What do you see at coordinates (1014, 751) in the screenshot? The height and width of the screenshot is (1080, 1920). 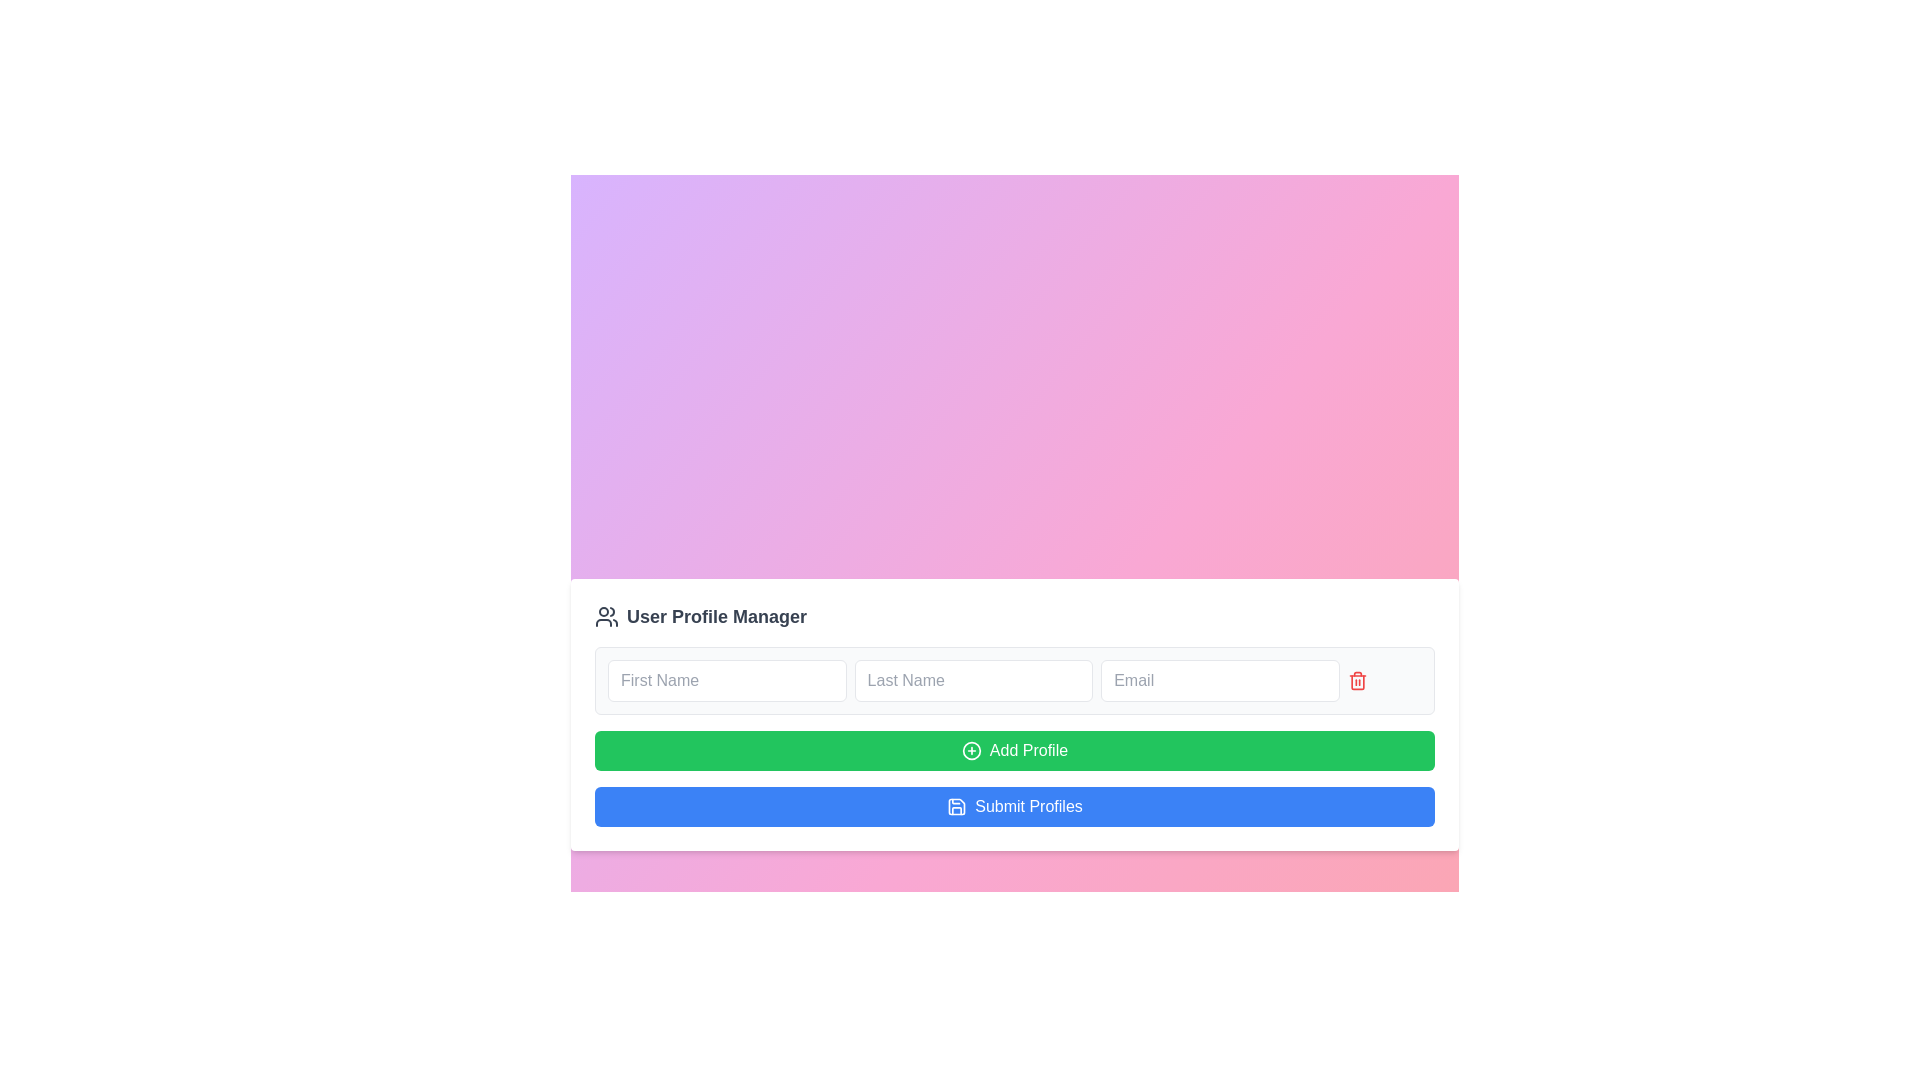 I see `the 'Add New User Profile' button located directly below the input fields and above the 'Submit Profiles' button to initiate the profile addition process` at bounding box center [1014, 751].